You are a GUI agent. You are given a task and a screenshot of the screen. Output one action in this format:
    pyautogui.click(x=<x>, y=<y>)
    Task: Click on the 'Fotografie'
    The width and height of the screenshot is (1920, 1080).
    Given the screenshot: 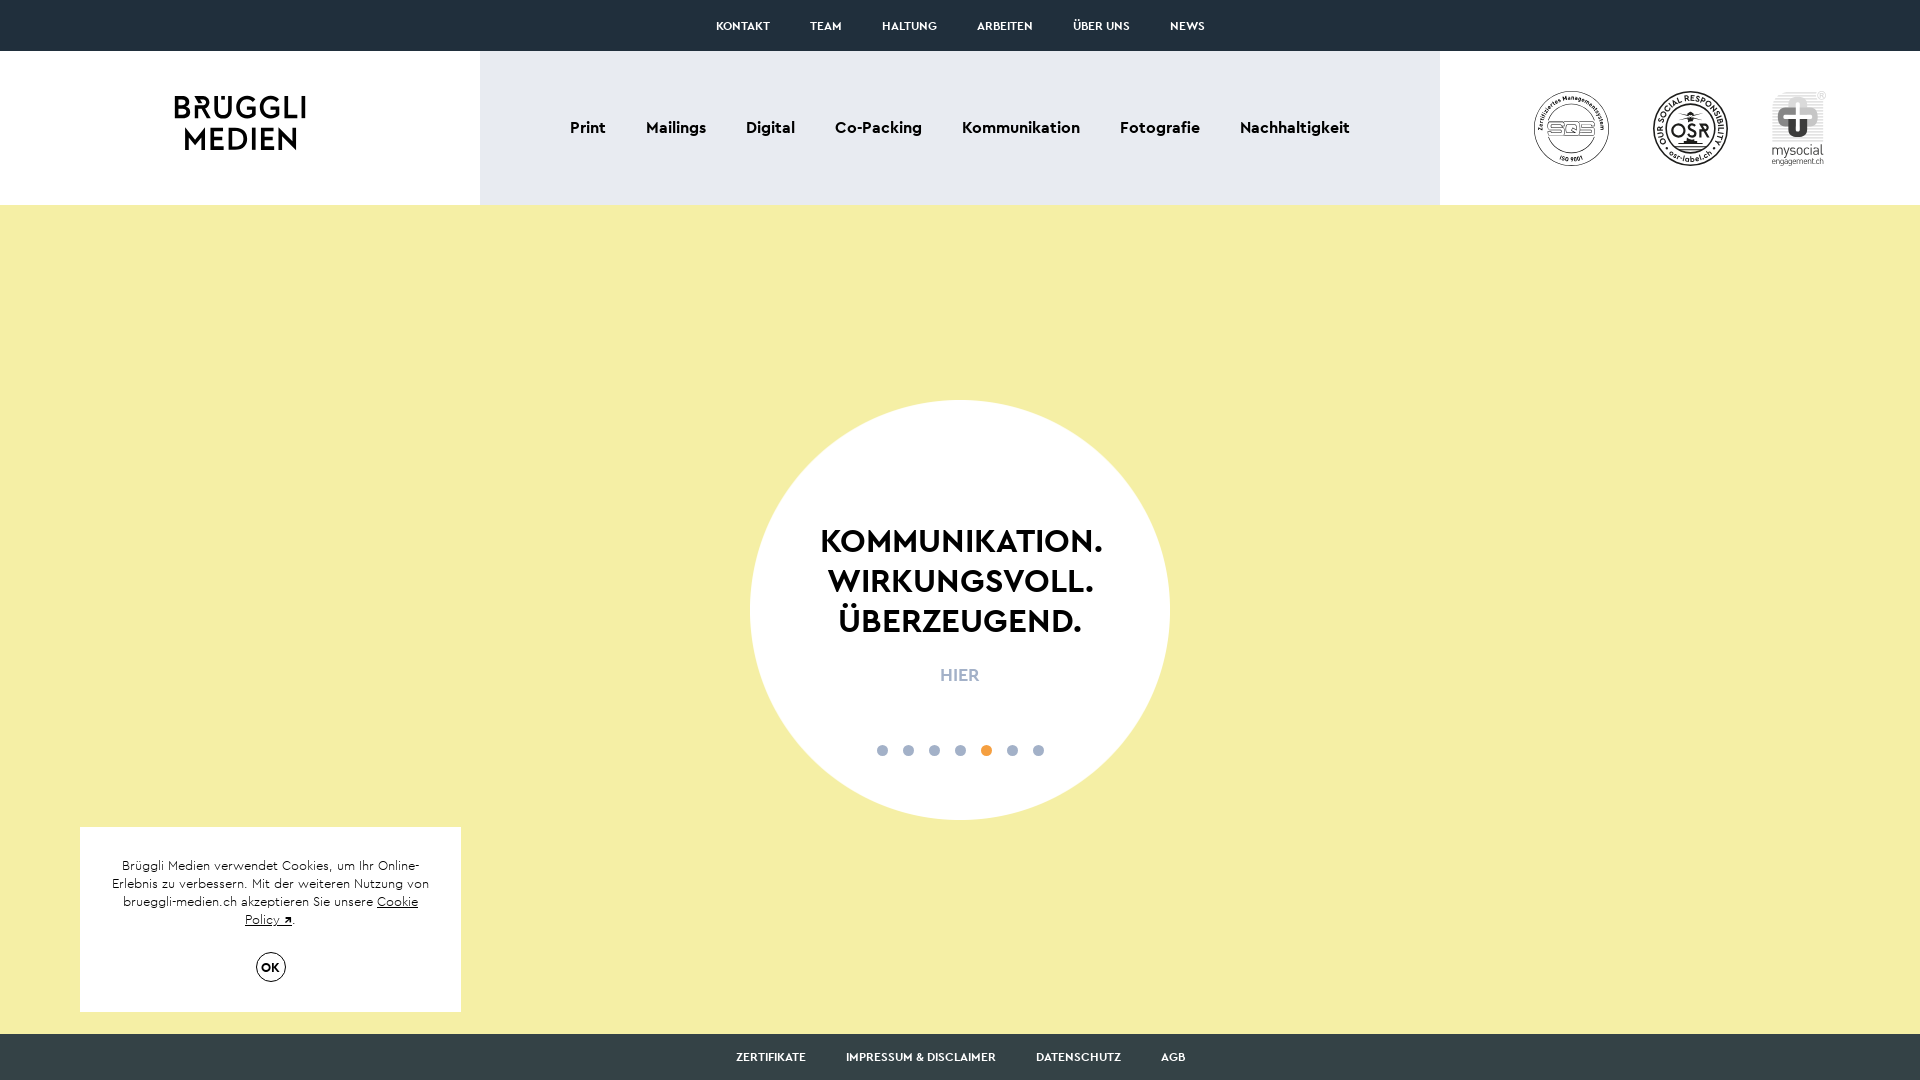 What is the action you would take?
    pyautogui.click(x=1160, y=127)
    